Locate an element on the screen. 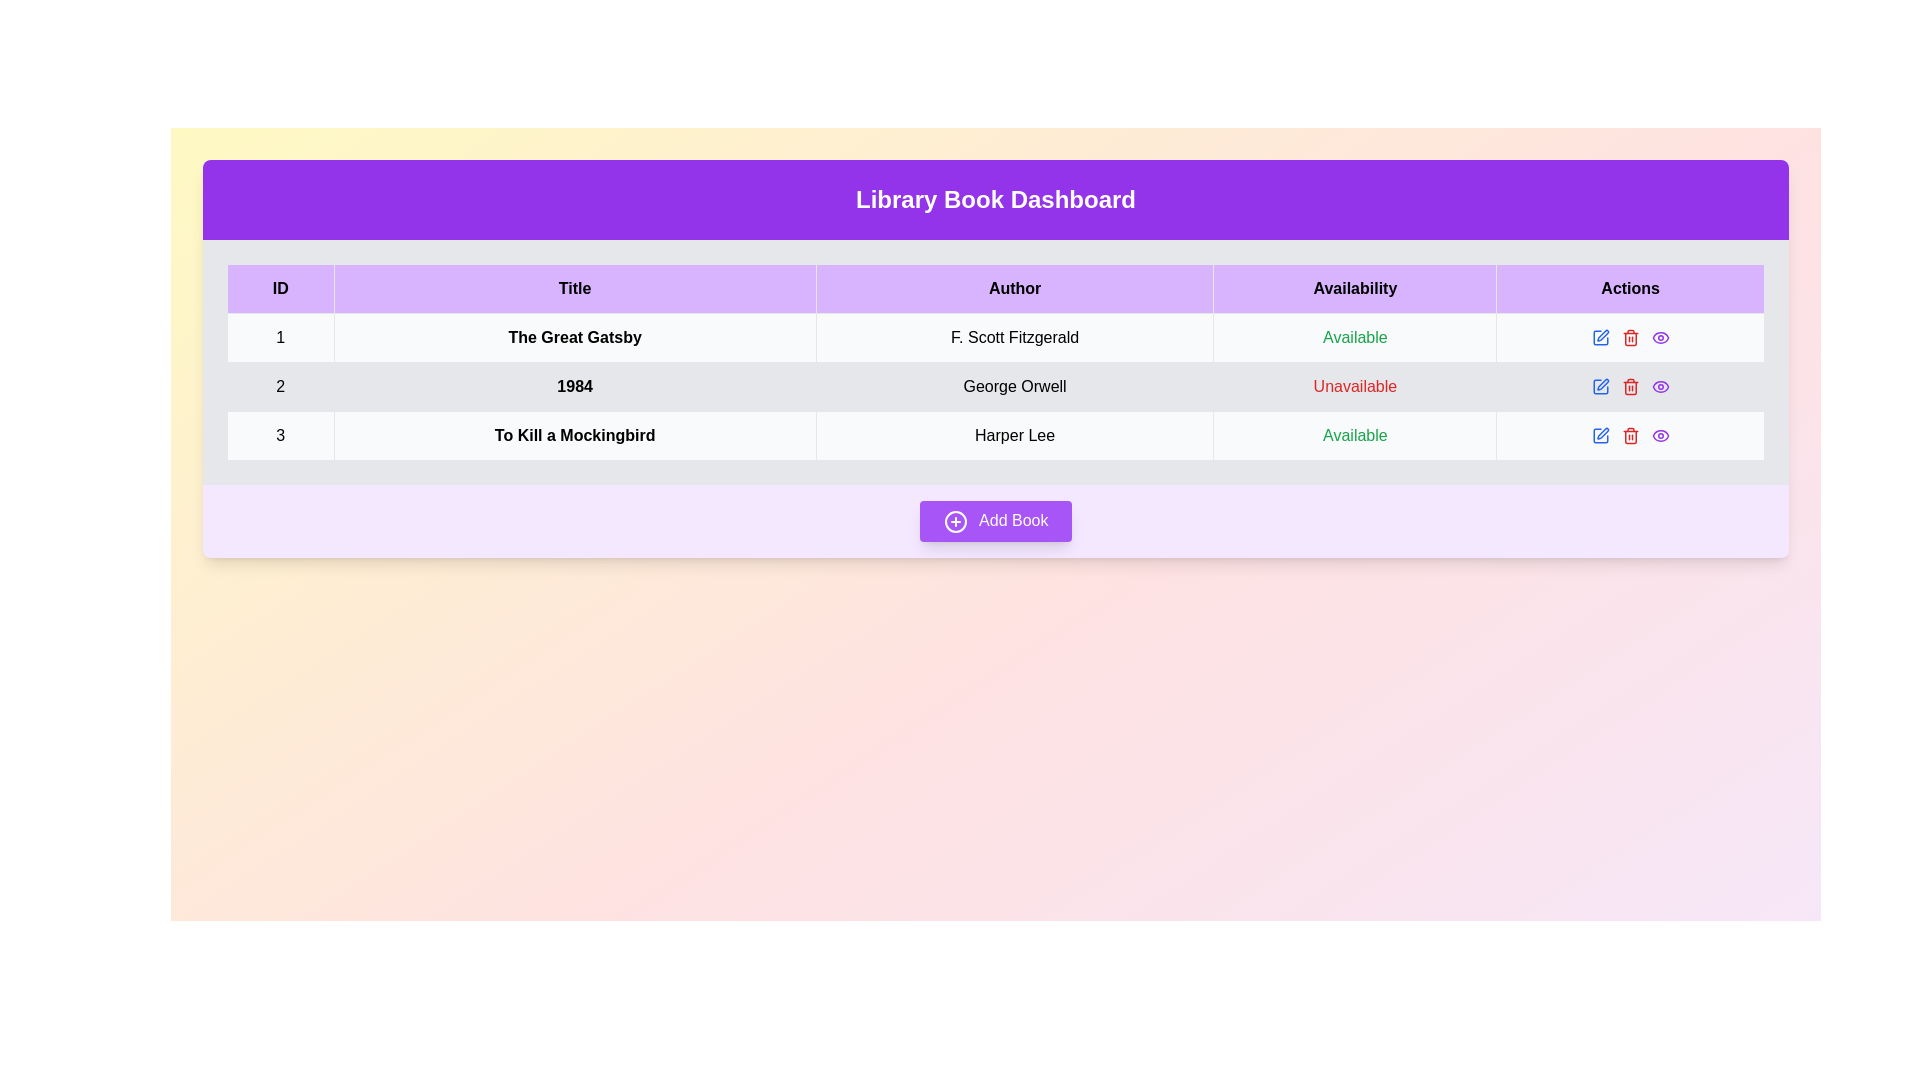  the text element containing 'The Great Gatsby', which is styled in bold and located in the second column of the first row of a table is located at coordinates (574, 337).